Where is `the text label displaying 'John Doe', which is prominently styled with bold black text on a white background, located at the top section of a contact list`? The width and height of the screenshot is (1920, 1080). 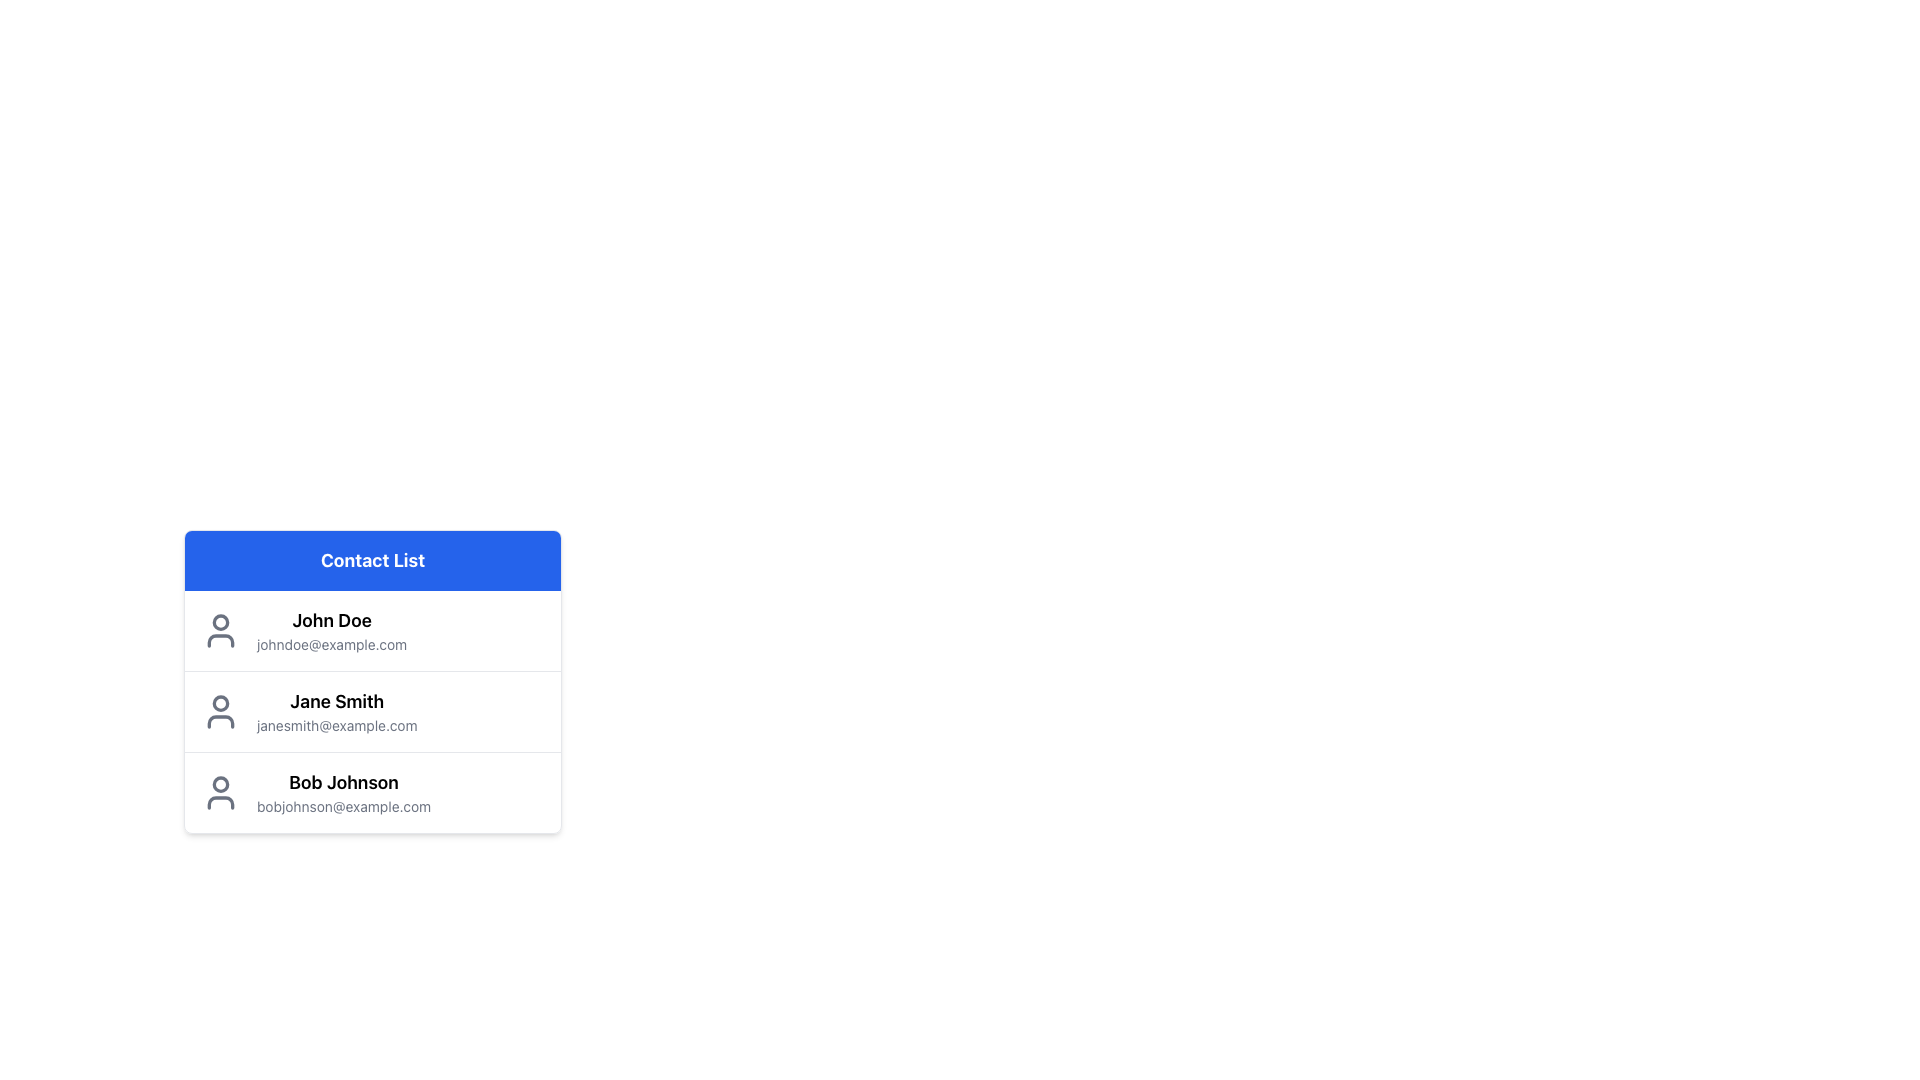 the text label displaying 'John Doe', which is prominently styled with bold black text on a white background, located at the top section of a contact list is located at coordinates (332, 620).